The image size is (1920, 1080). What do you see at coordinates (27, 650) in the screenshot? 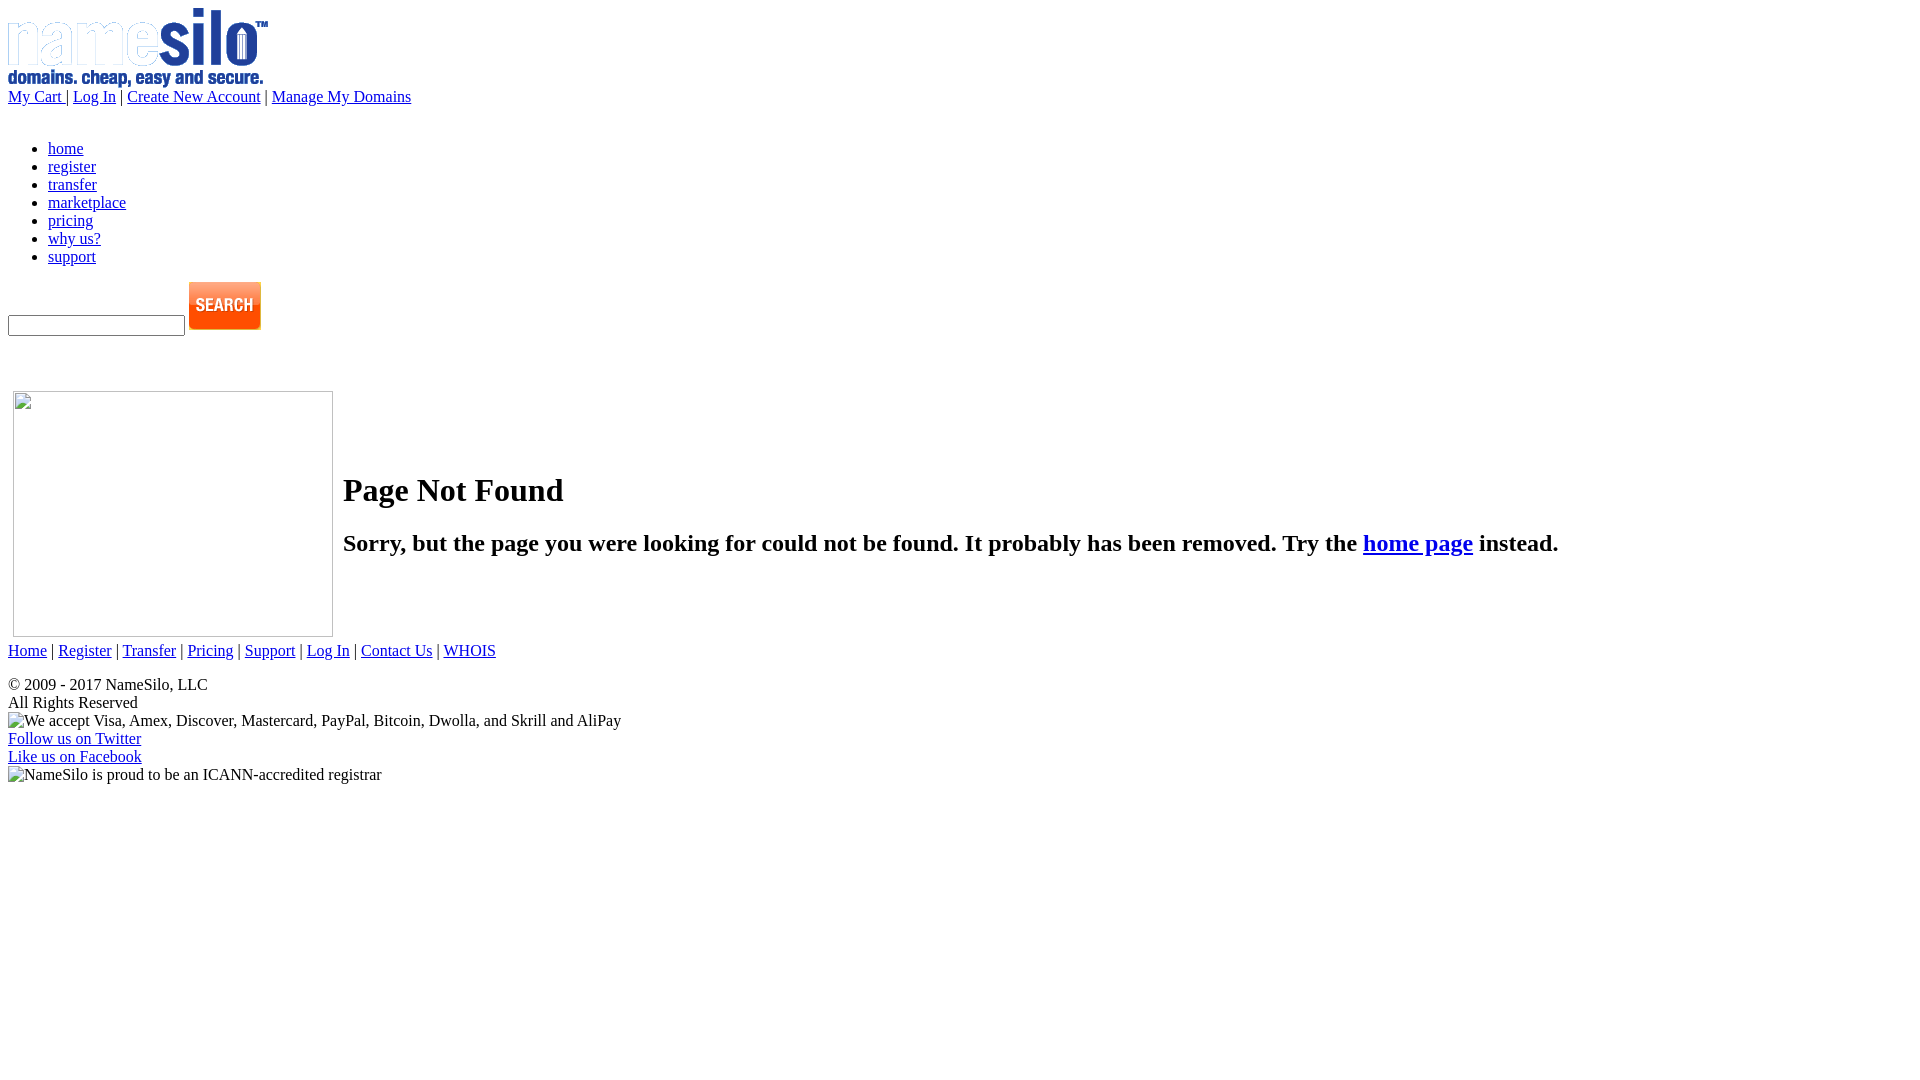
I see `'Home'` at bounding box center [27, 650].